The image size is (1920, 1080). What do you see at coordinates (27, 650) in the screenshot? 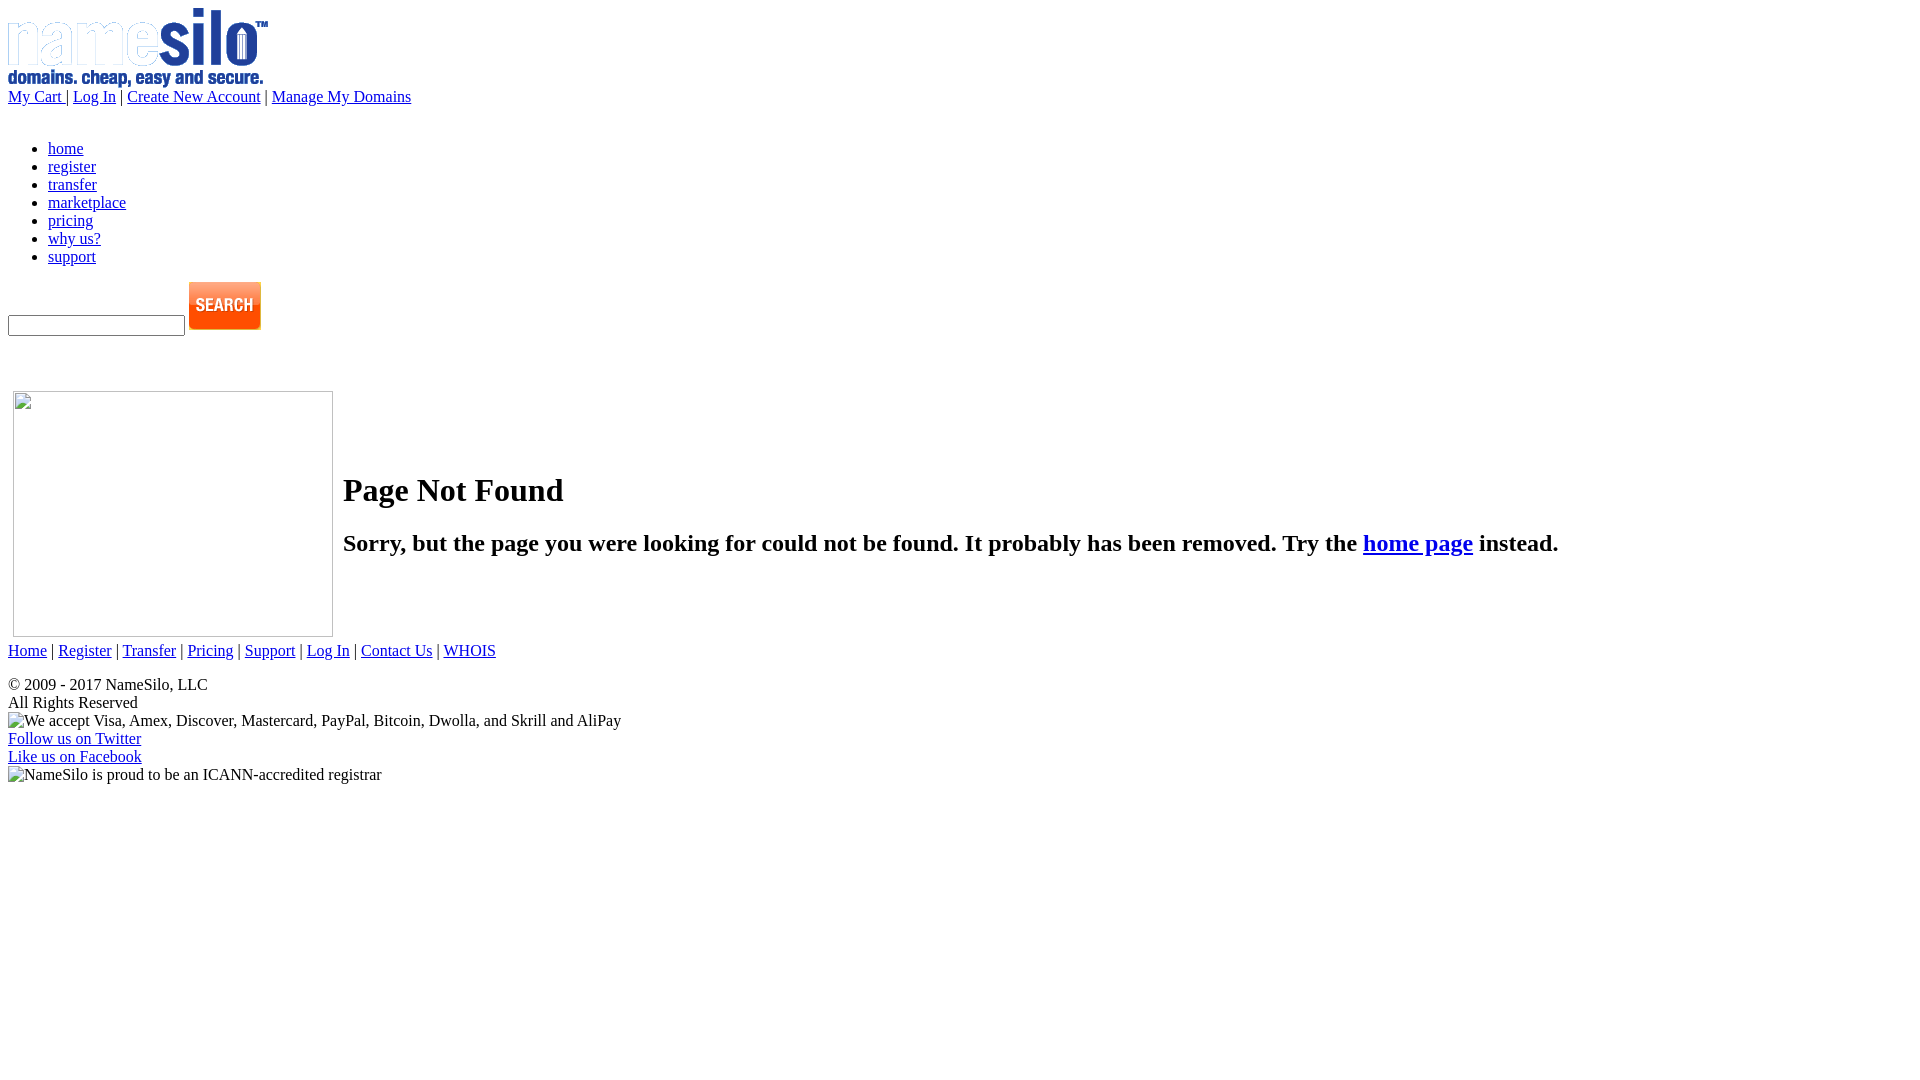
I see `'Home'` at bounding box center [27, 650].